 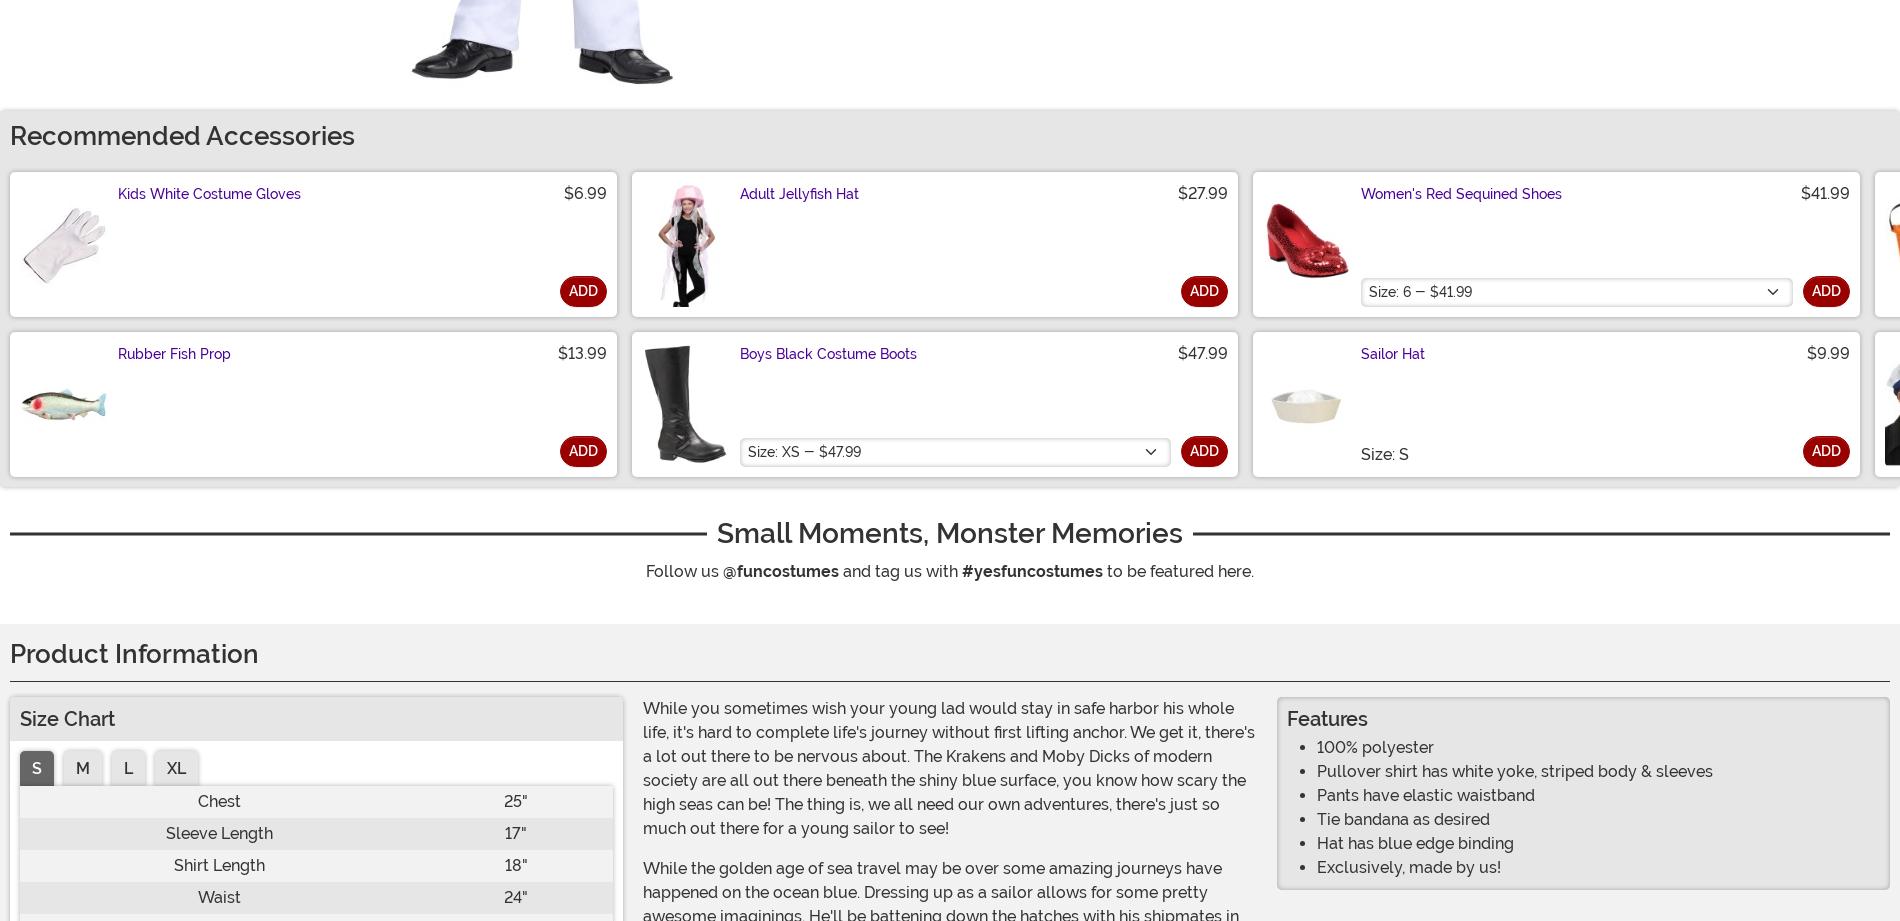 I want to click on 'Track Your Order', so click(x=497, y=872).